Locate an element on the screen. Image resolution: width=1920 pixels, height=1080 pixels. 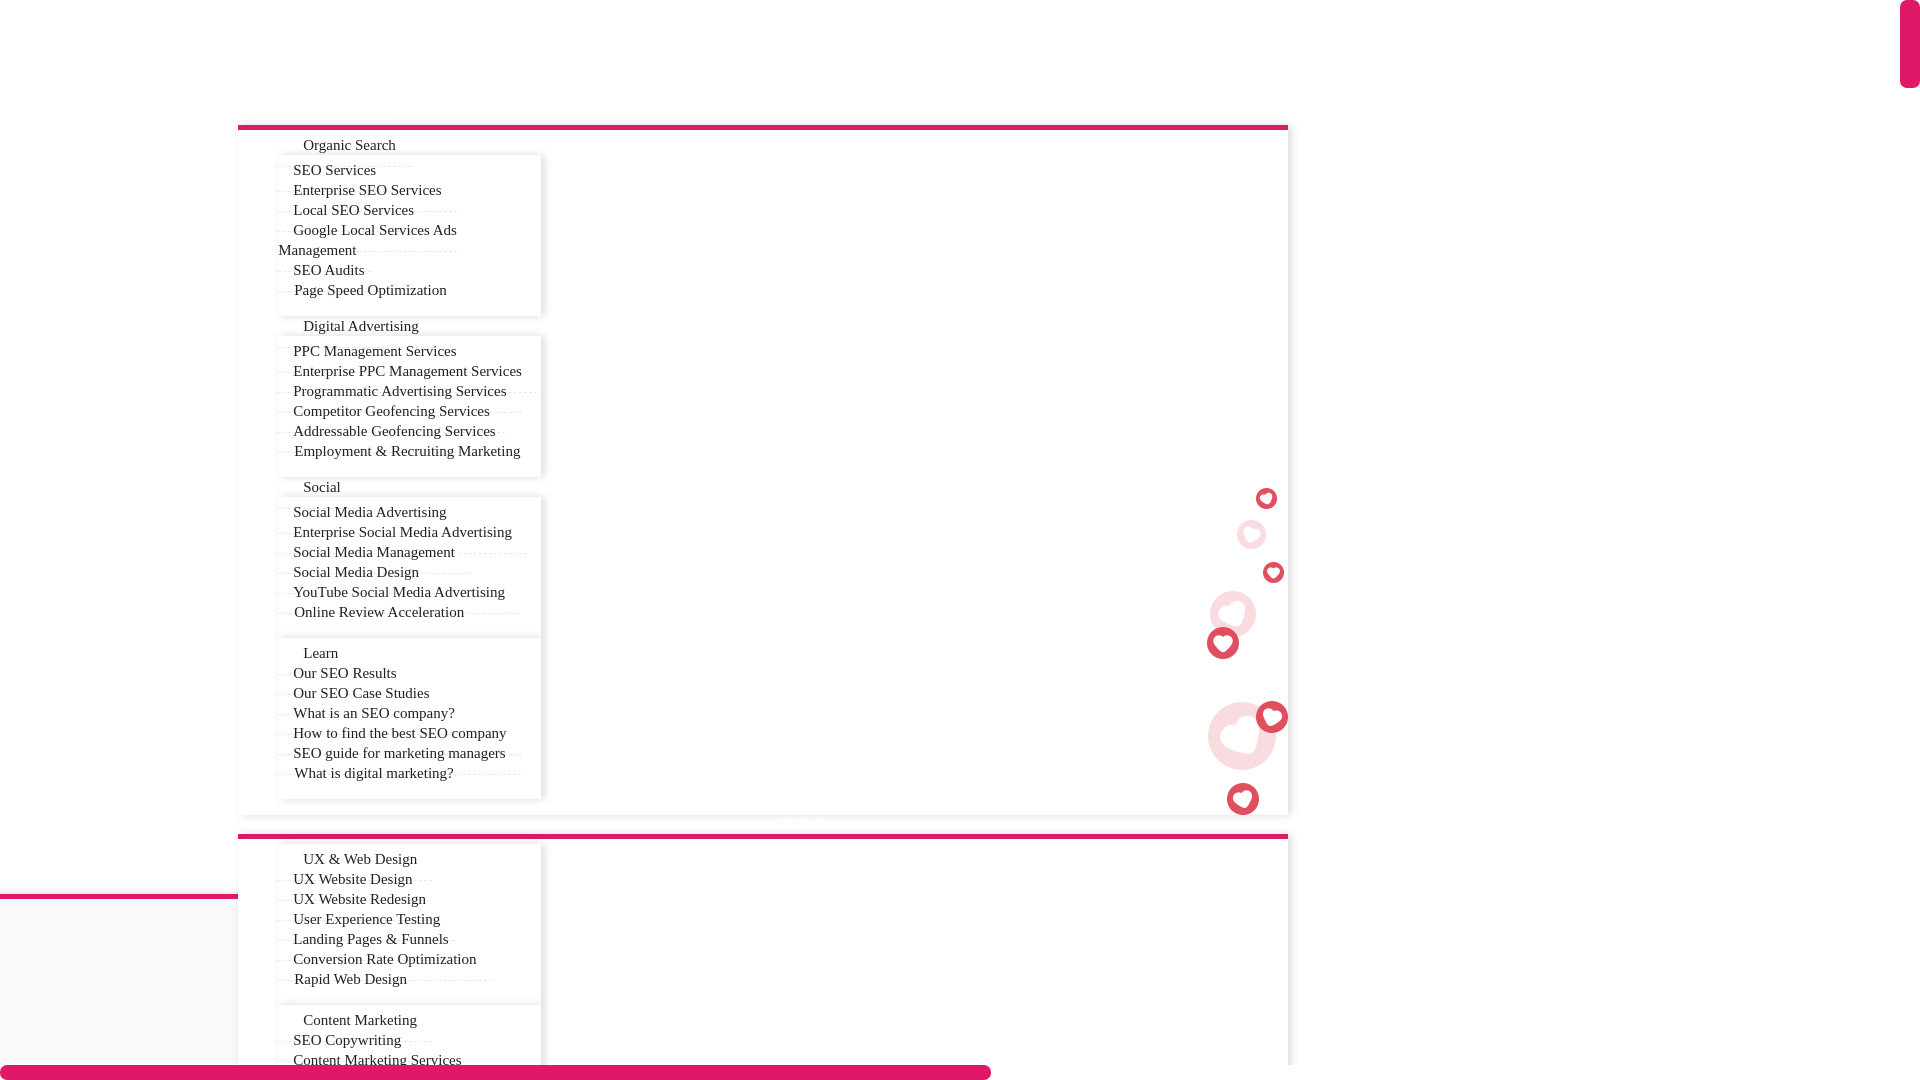
'Google Local Services Ads Management' is located at coordinates (367, 239).